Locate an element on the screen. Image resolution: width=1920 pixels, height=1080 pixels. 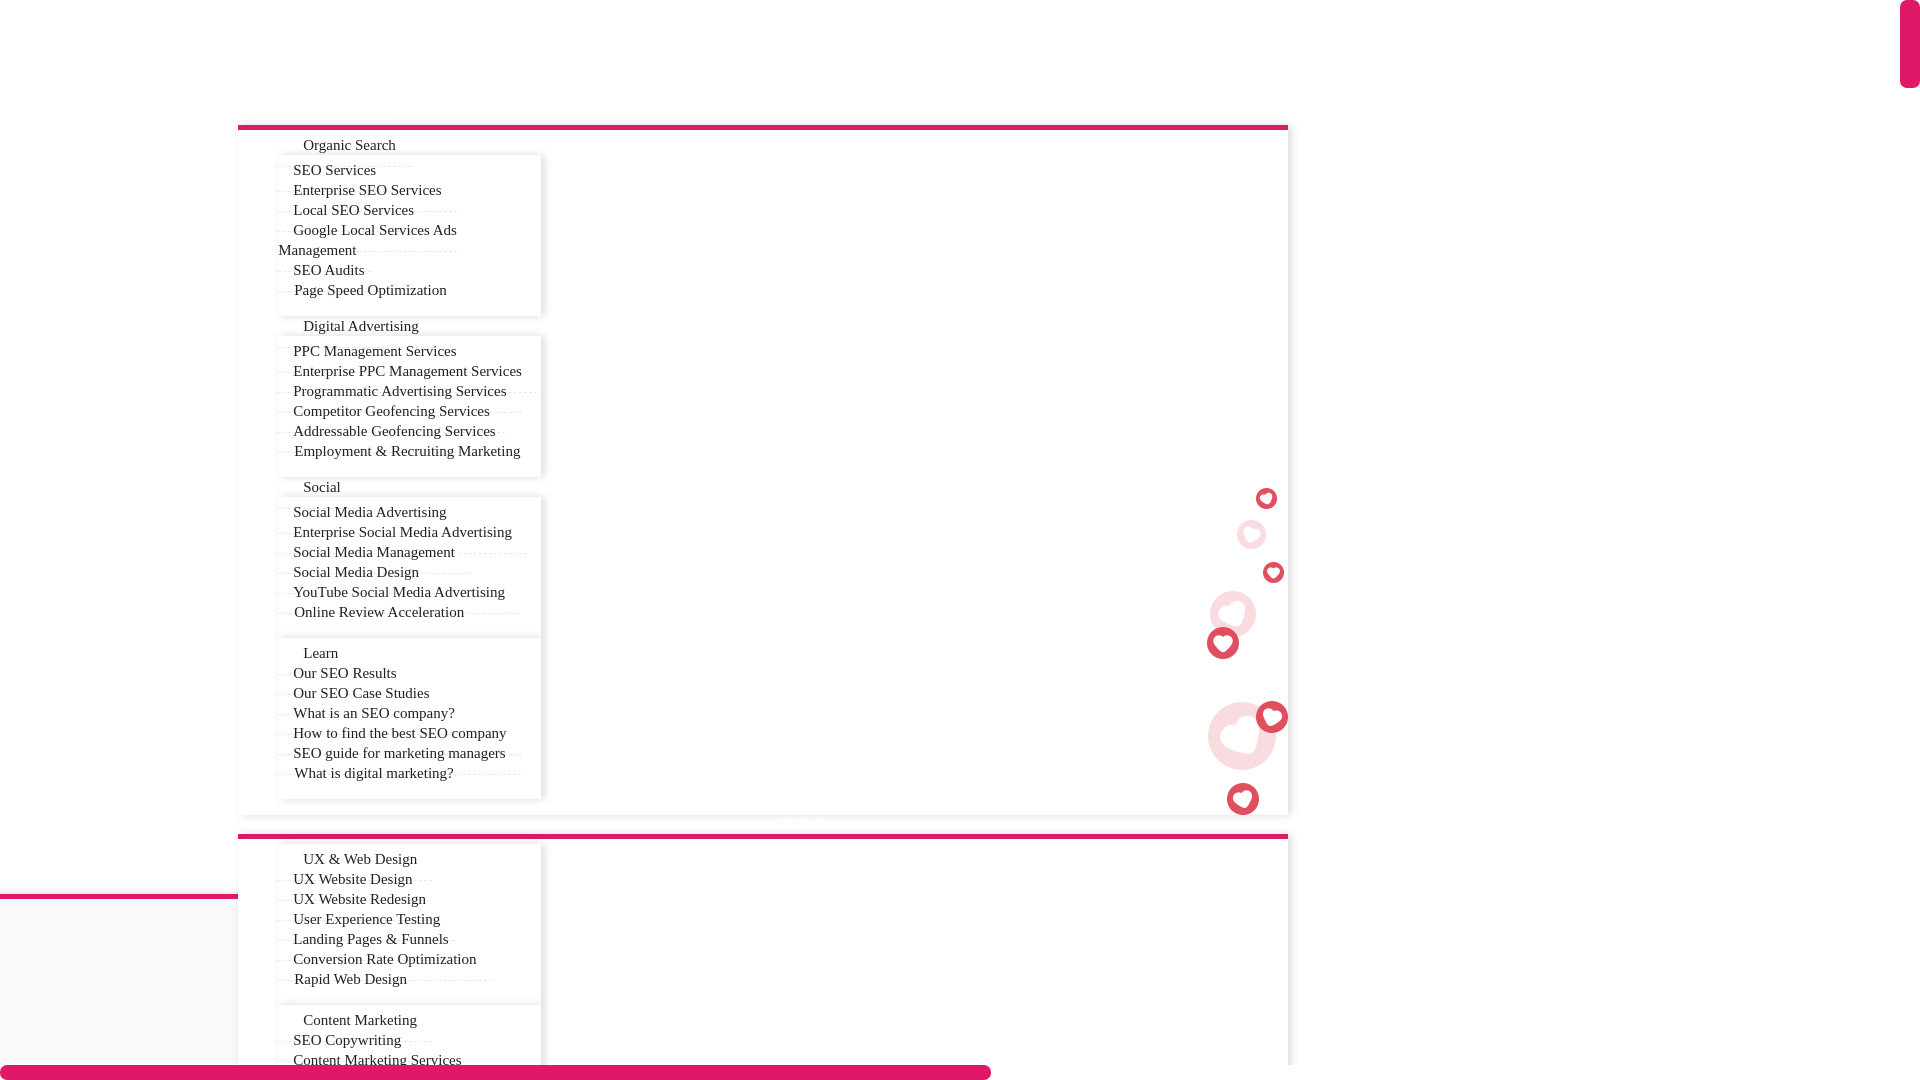
'Google Local Services Ads Management' is located at coordinates (367, 239).